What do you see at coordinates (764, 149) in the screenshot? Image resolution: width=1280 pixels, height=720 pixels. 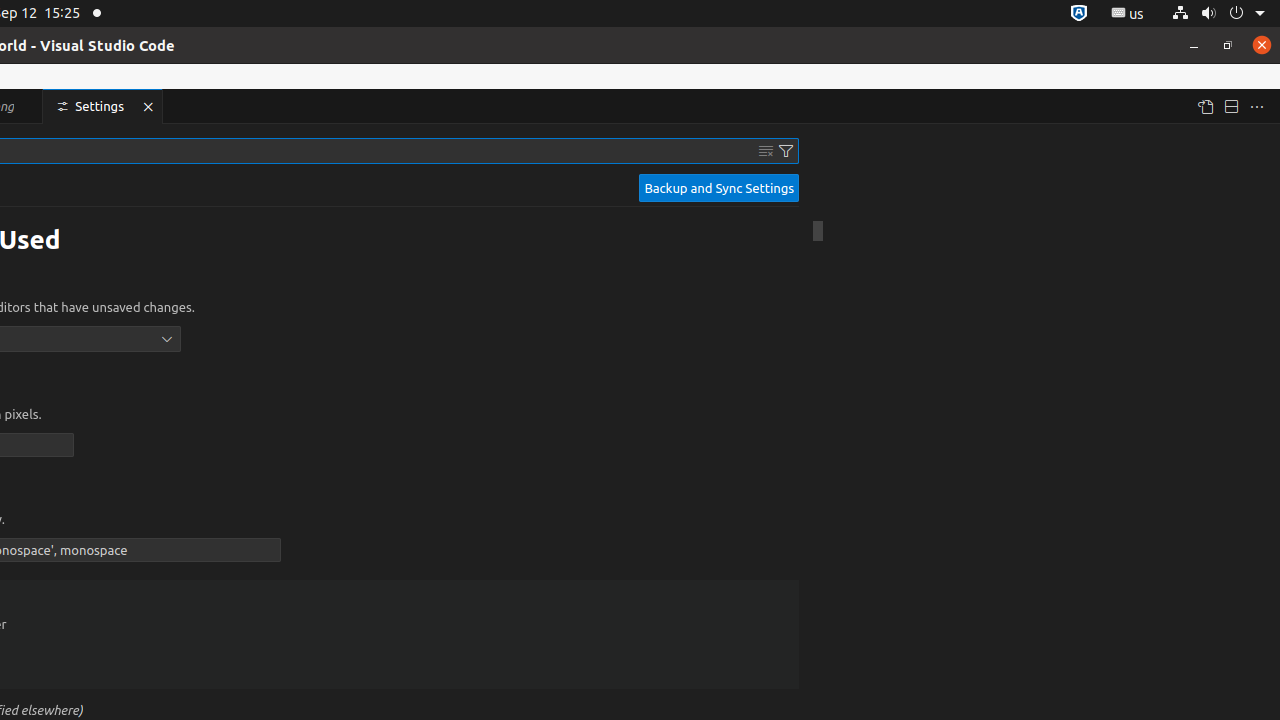 I see `'Clear Settings Search Input'` at bounding box center [764, 149].